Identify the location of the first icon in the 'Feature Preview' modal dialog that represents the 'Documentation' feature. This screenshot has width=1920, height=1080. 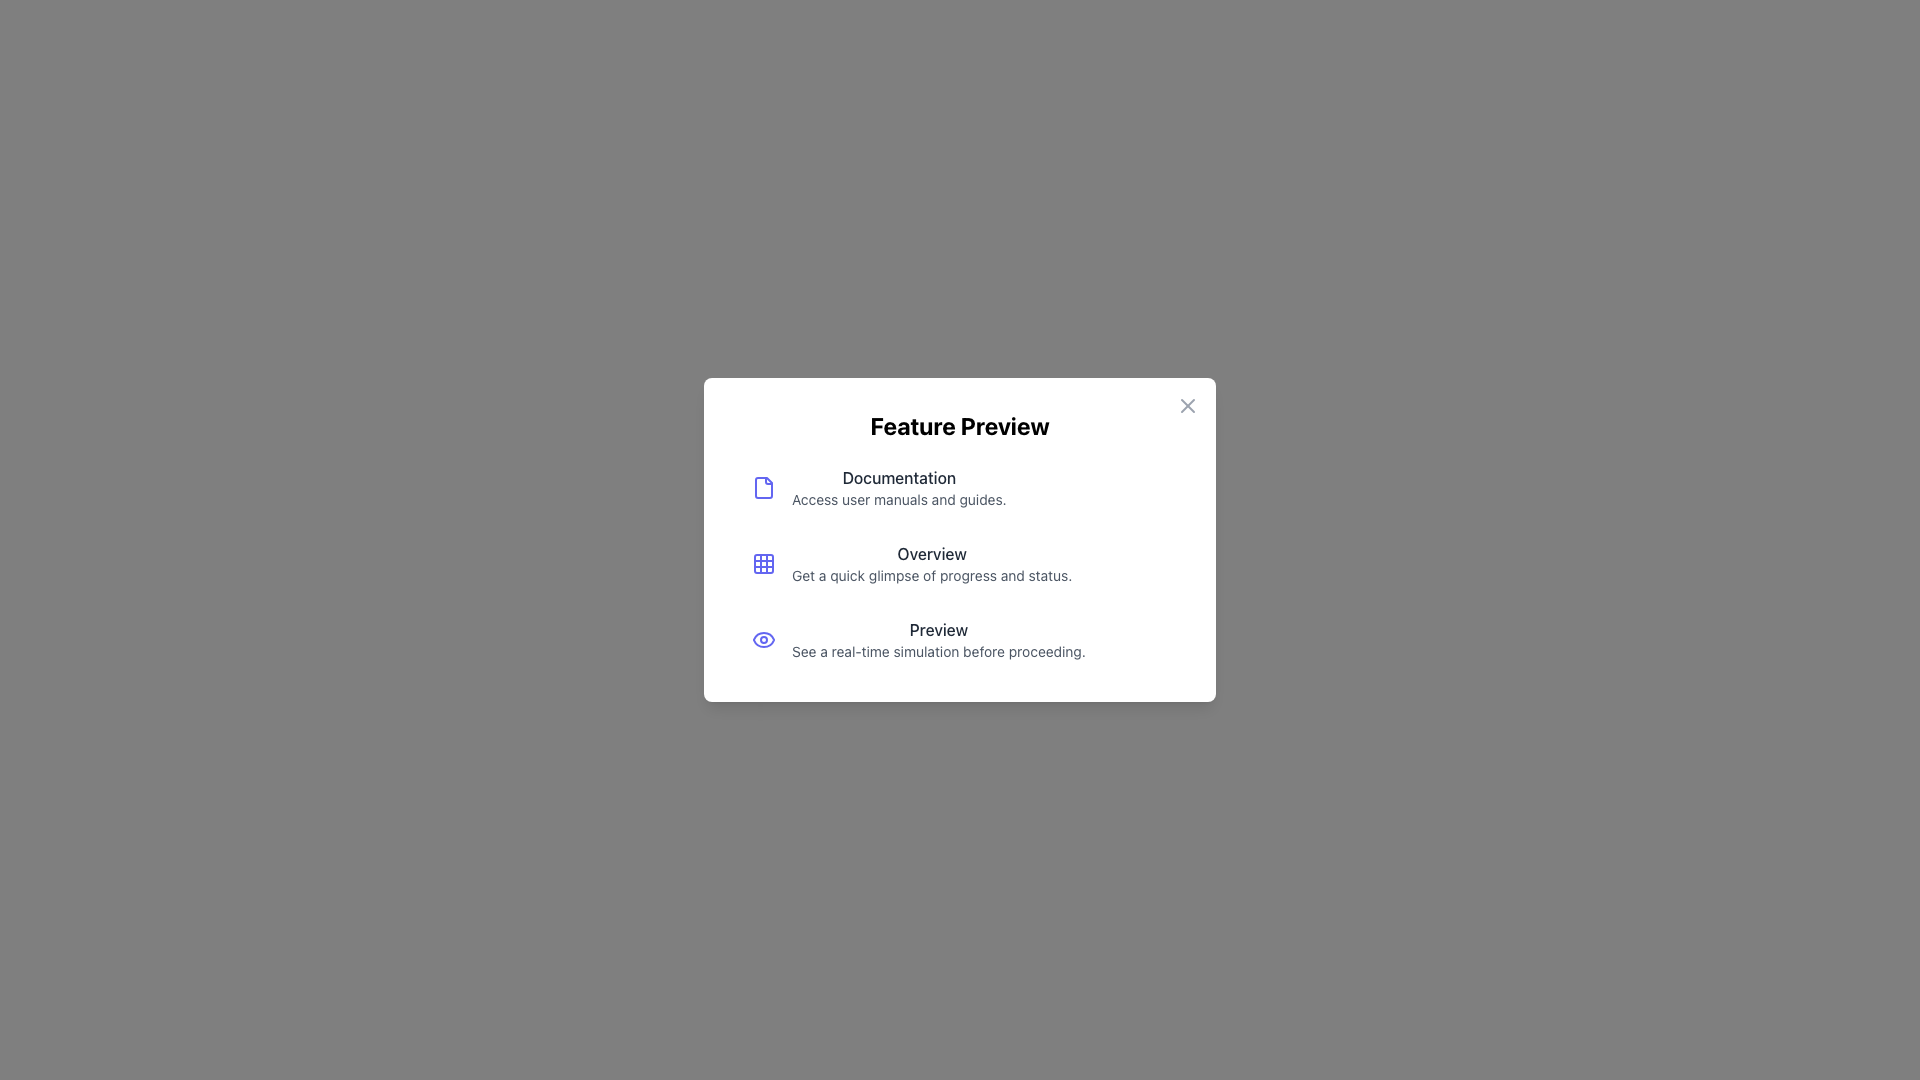
(762, 488).